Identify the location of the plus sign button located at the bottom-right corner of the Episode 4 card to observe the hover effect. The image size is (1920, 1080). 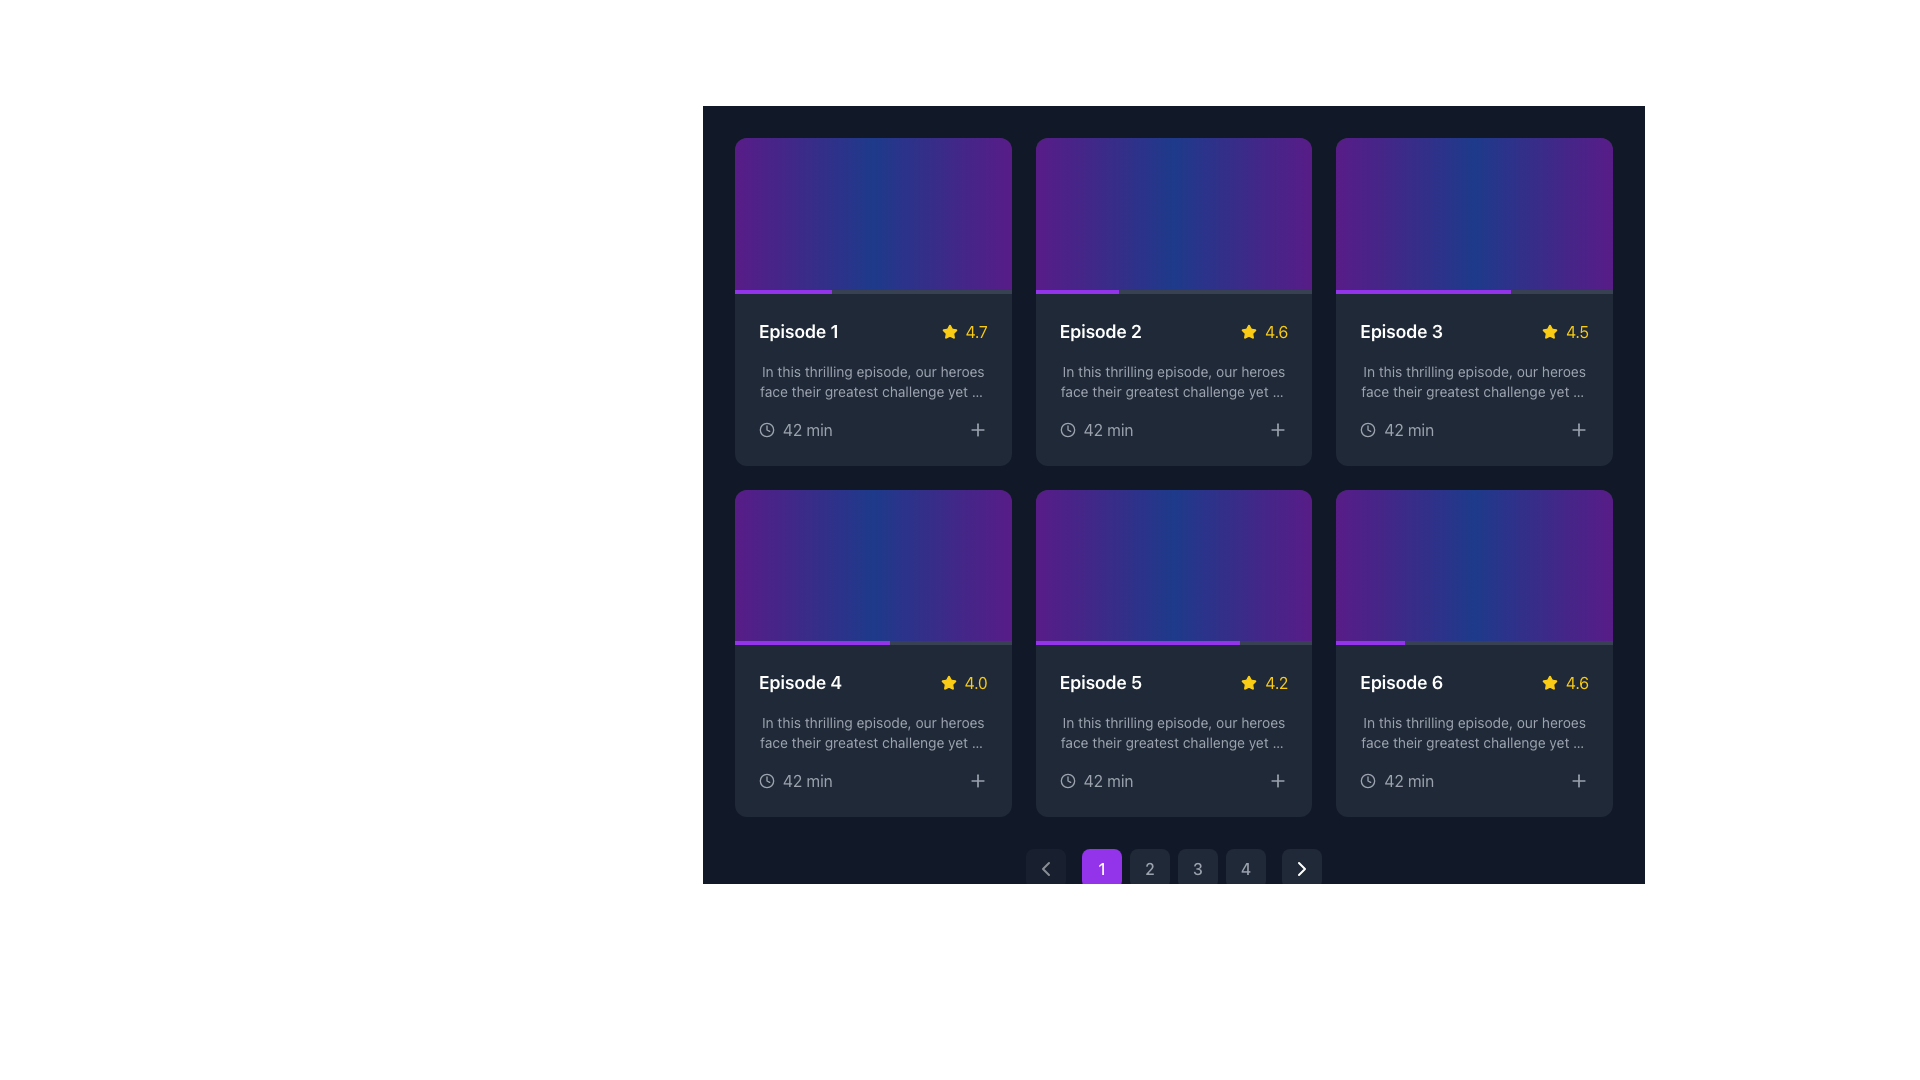
(977, 780).